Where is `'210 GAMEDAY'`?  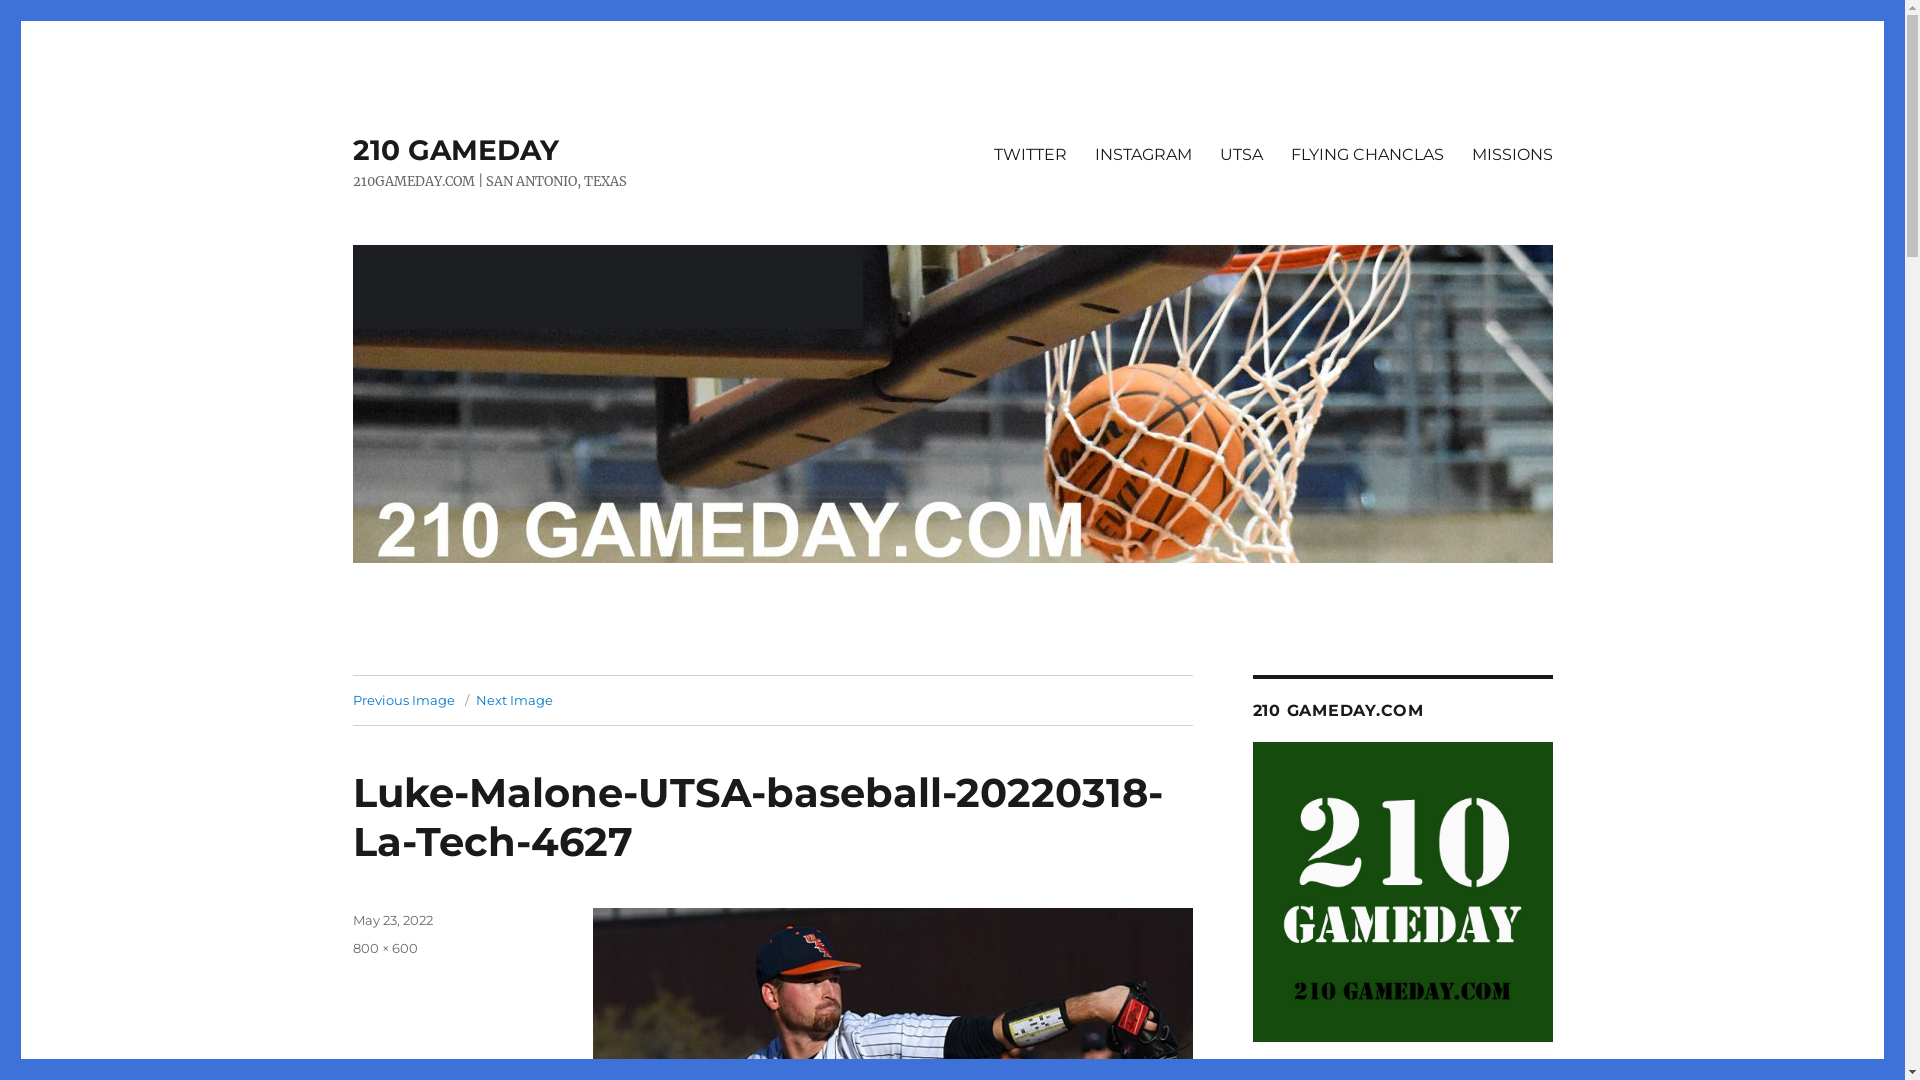
'210 GAMEDAY' is located at coordinates (454, 149).